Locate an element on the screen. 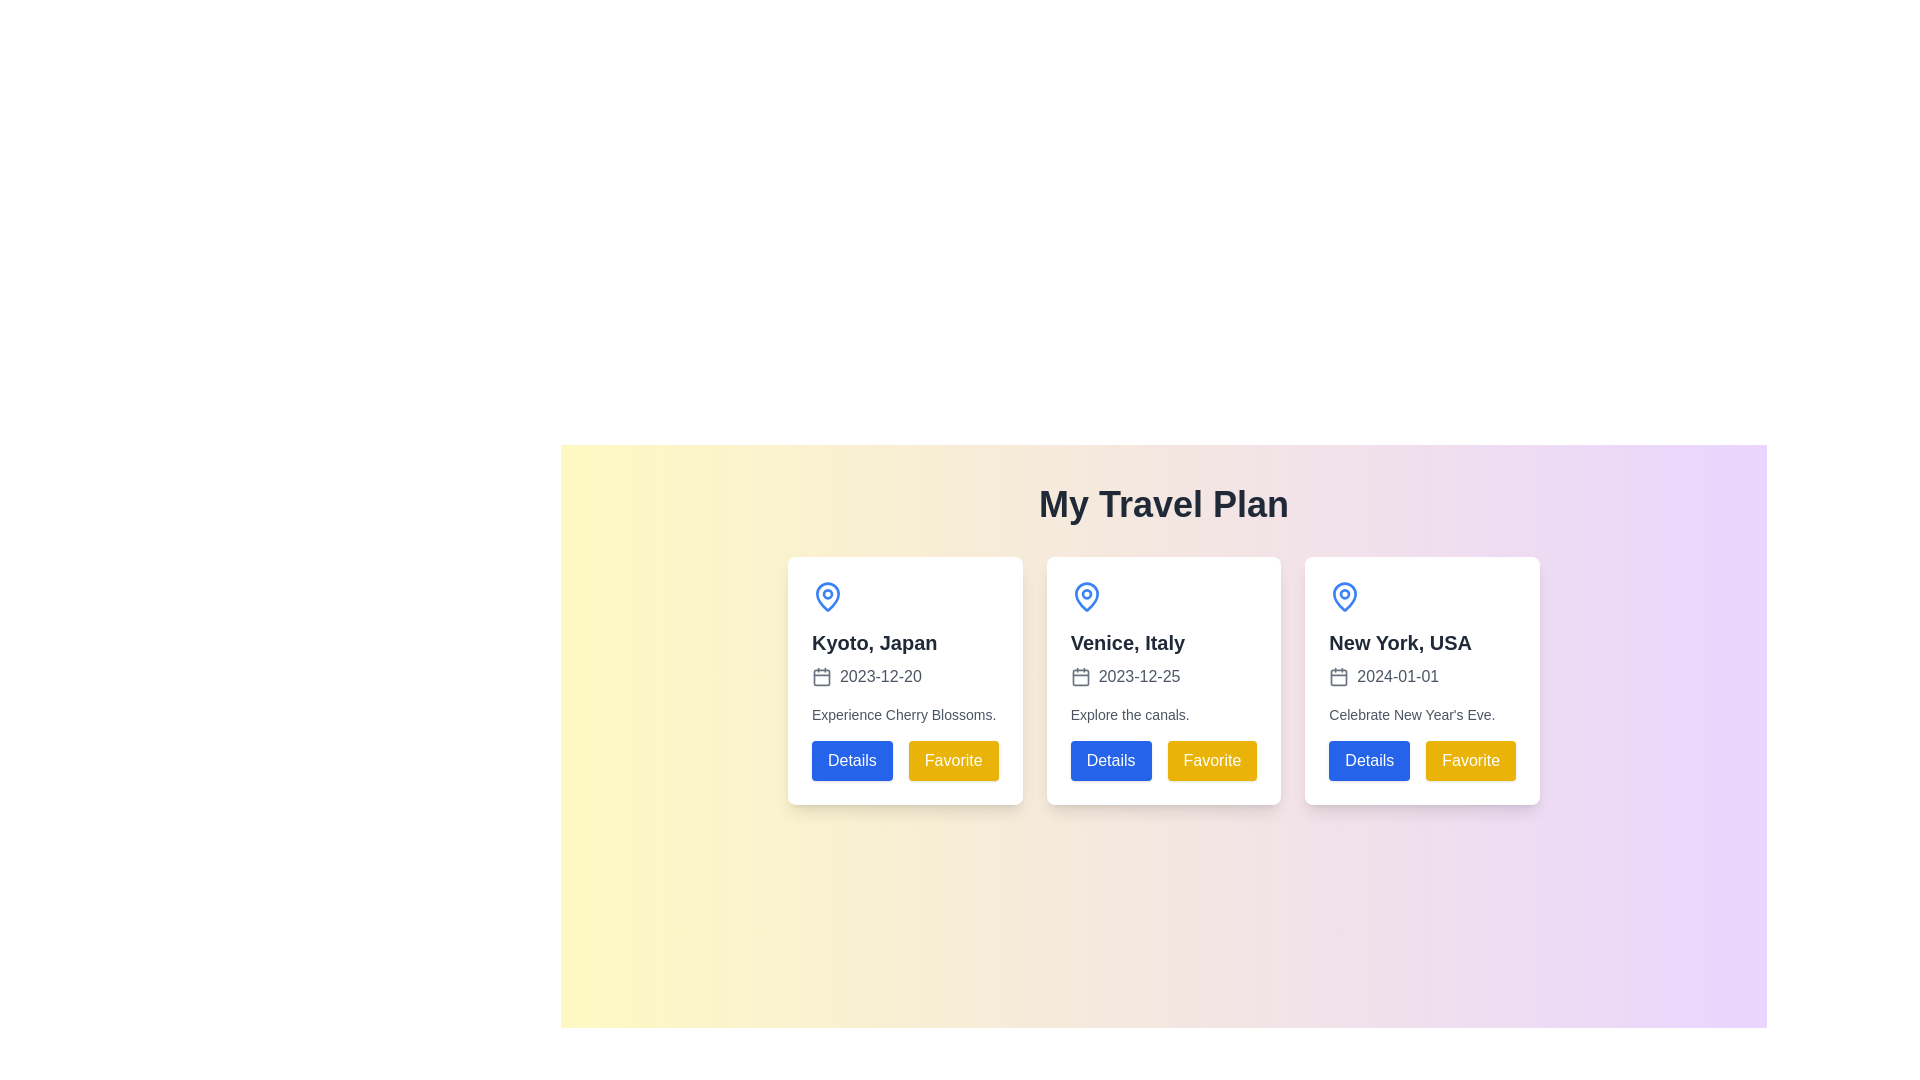 Image resolution: width=1920 pixels, height=1080 pixels. the yellow 'Favorite' button in the button group located at the bottom section of the card for 'New York, USA' to mark the event as favorite is located at coordinates (1421, 760).